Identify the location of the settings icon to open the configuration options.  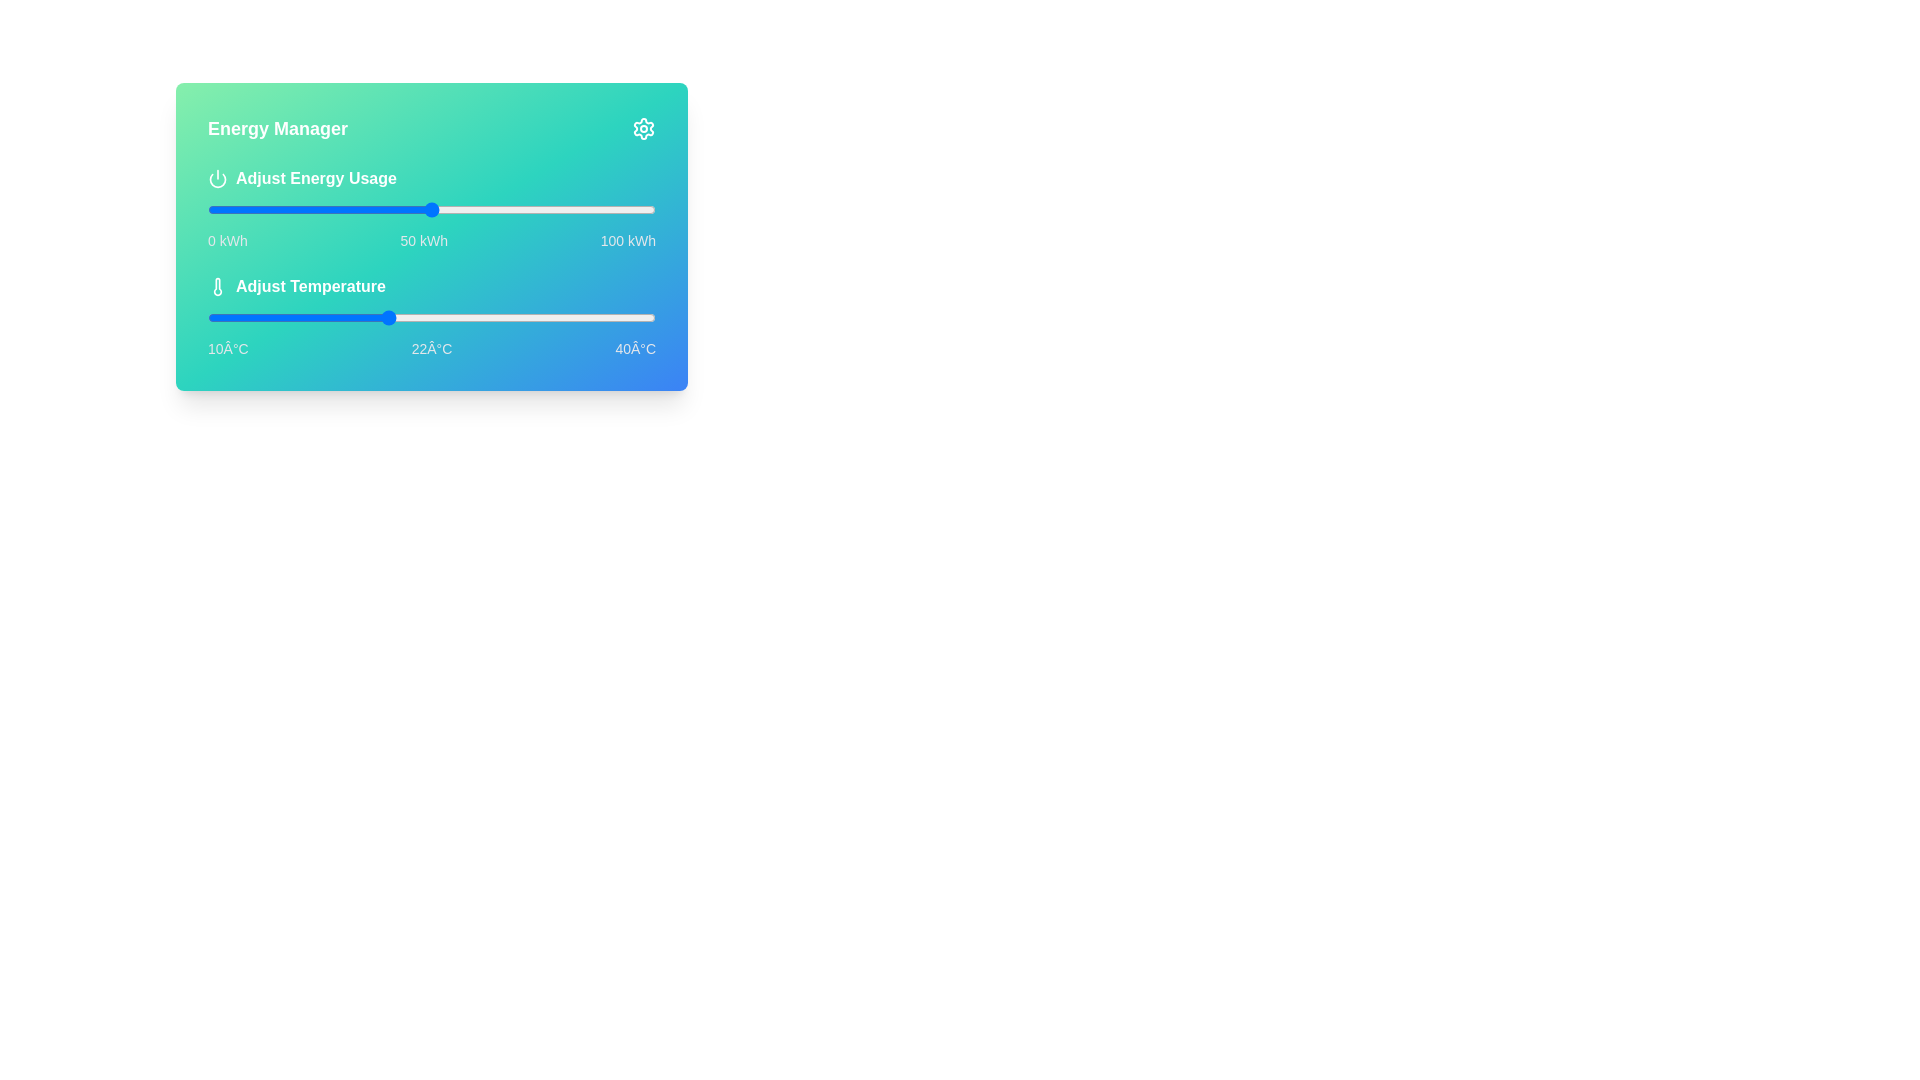
(643, 128).